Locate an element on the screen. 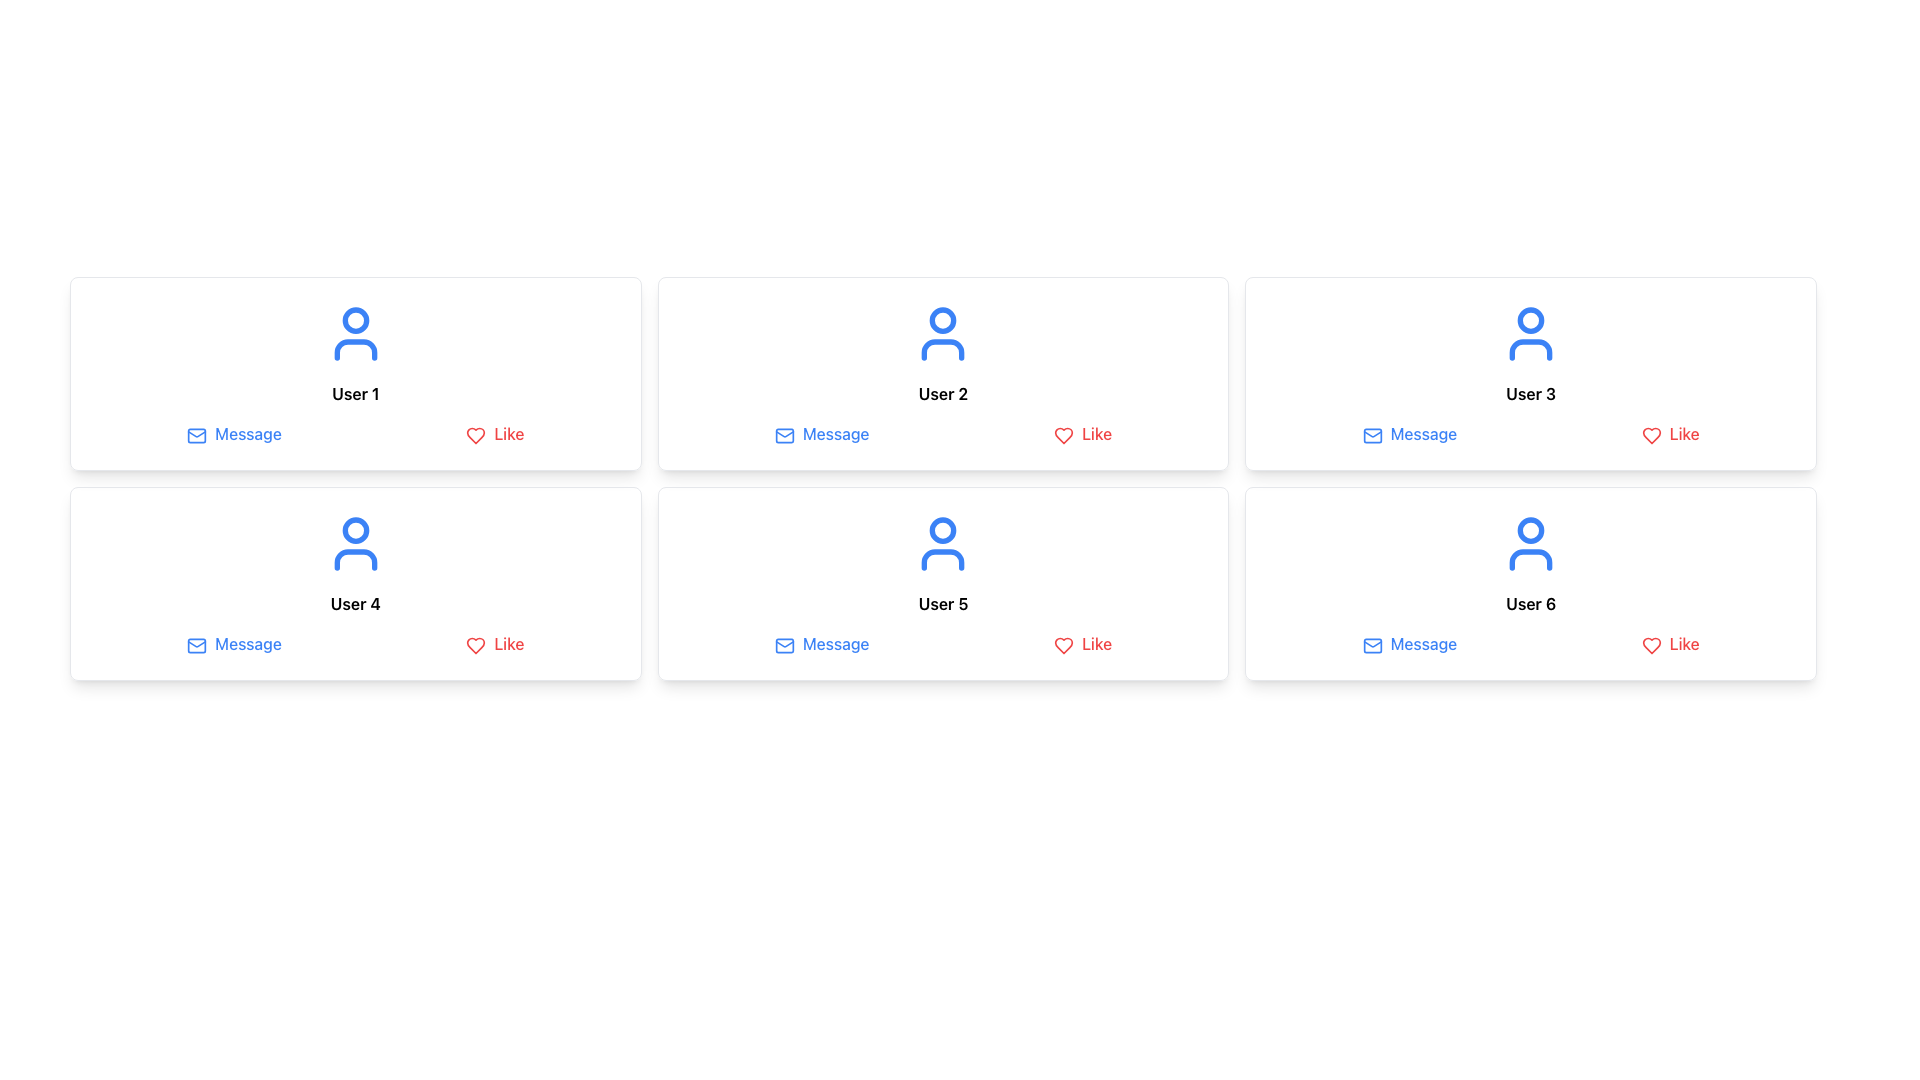 The height and width of the screenshot is (1080, 1920). the red 'Like' button with a heart-shaped icon in the user card for 'User 3' is located at coordinates (1670, 433).